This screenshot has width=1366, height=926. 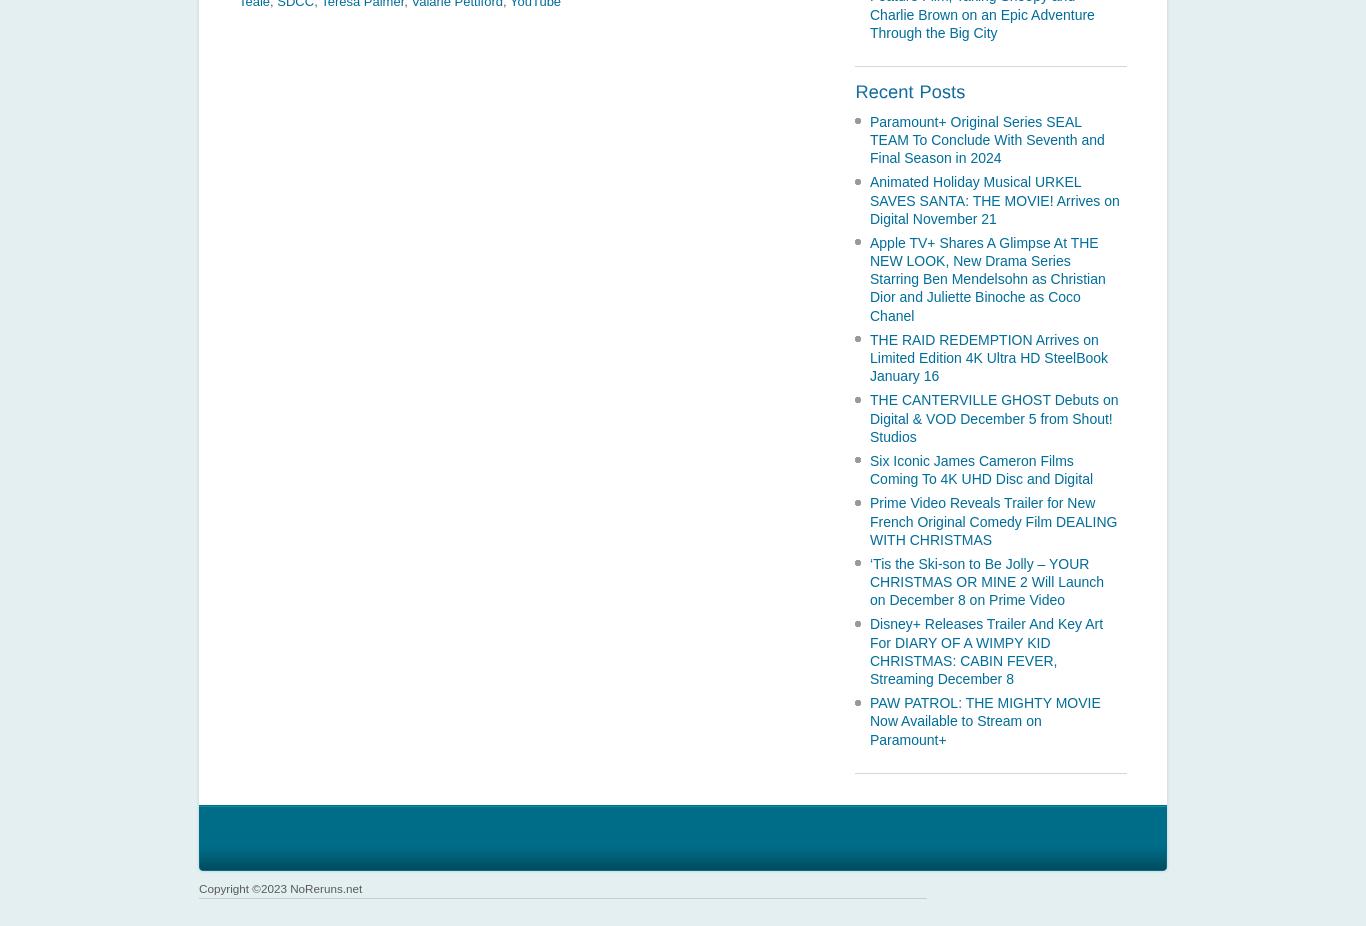 I want to click on 'Paramount+ Original Series SEAL TEAM To Conclude With Seventh and Final Season in 2024', so click(x=986, y=138).